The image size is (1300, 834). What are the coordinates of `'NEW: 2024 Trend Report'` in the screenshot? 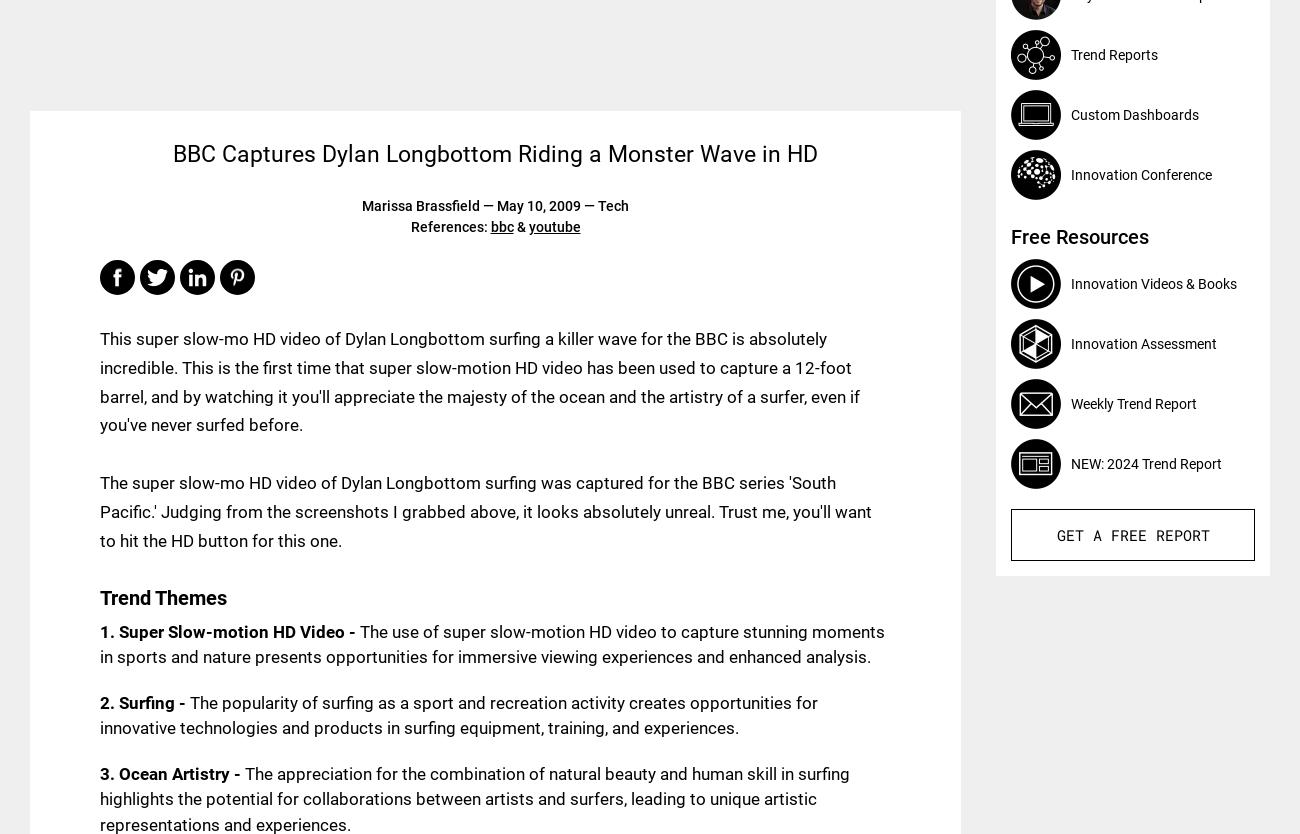 It's located at (1146, 464).